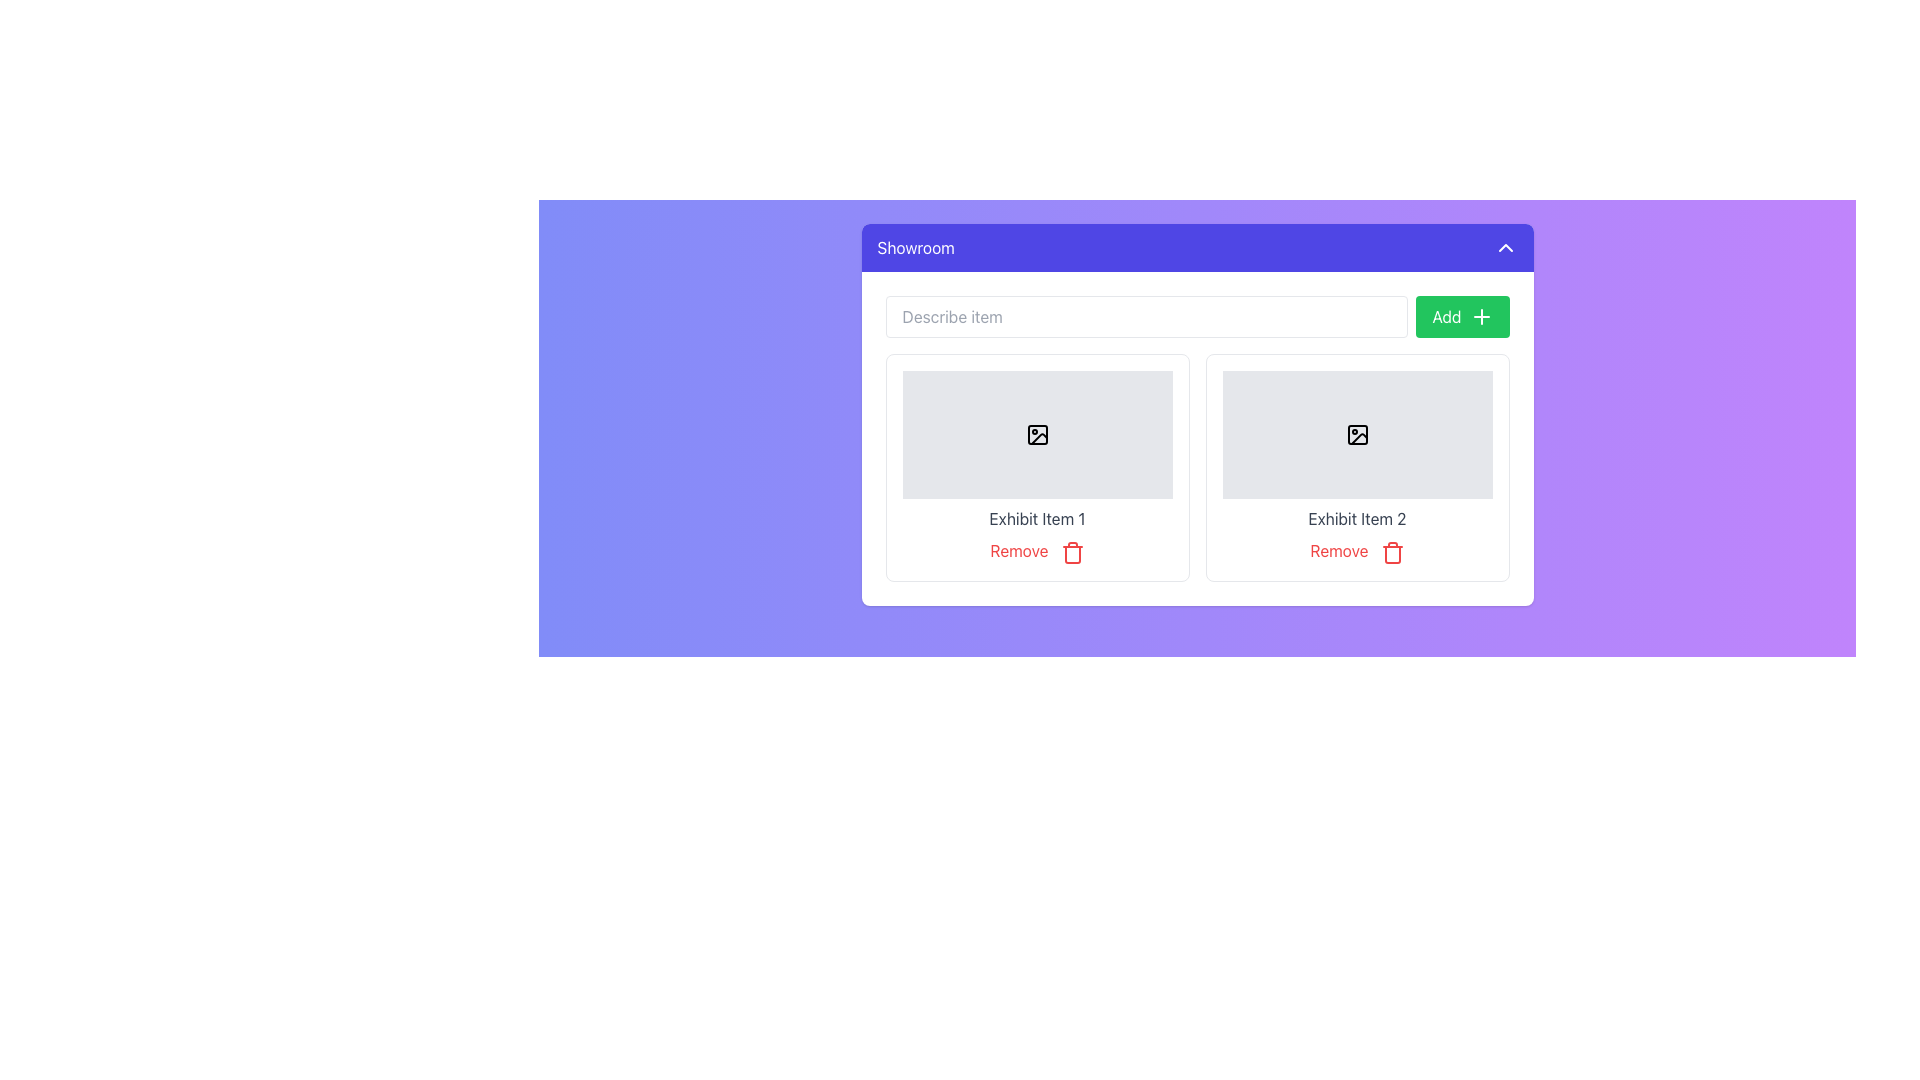  I want to click on the outline of the icon within the 'Exhibit Item 1' card, which is centrally located in the card area, so click(1037, 434).